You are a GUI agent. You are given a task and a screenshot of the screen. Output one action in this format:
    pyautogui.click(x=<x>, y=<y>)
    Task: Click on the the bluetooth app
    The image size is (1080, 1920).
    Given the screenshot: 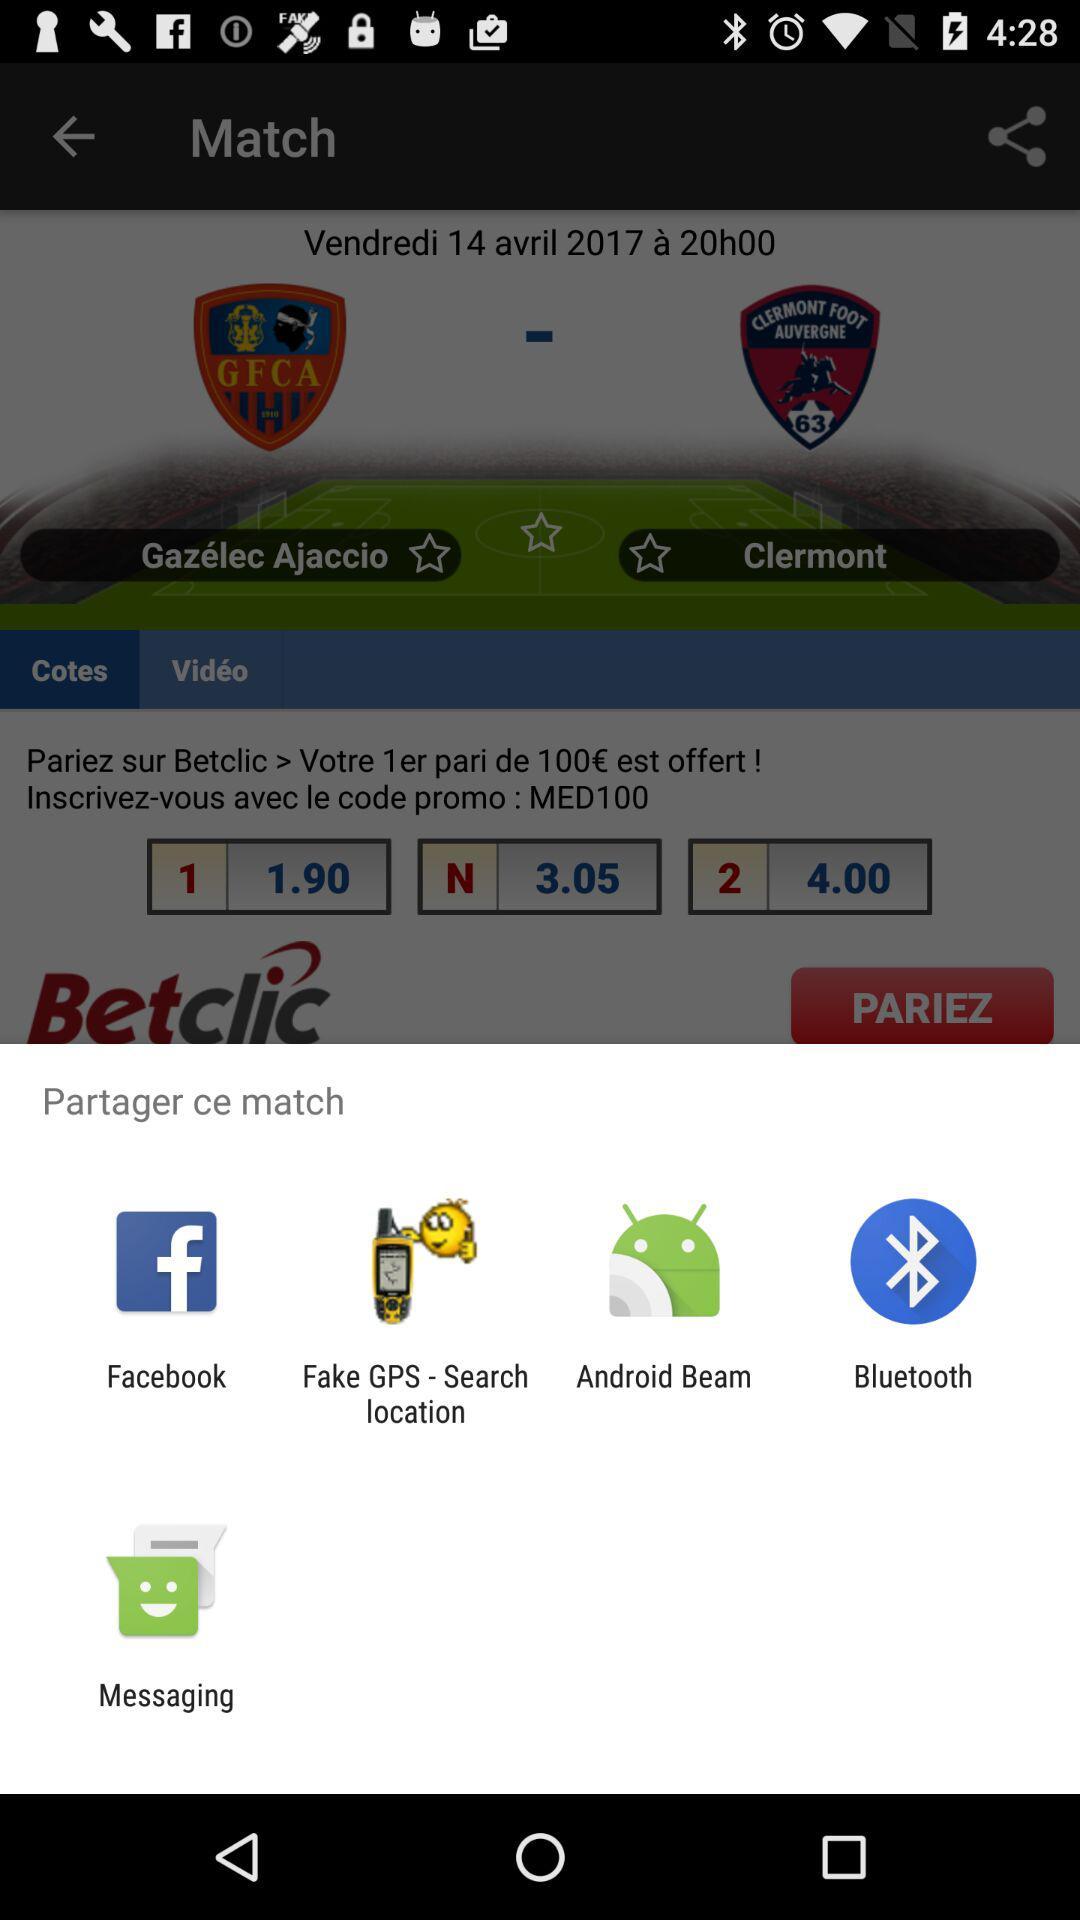 What is the action you would take?
    pyautogui.click(x=913, y=1392)
    